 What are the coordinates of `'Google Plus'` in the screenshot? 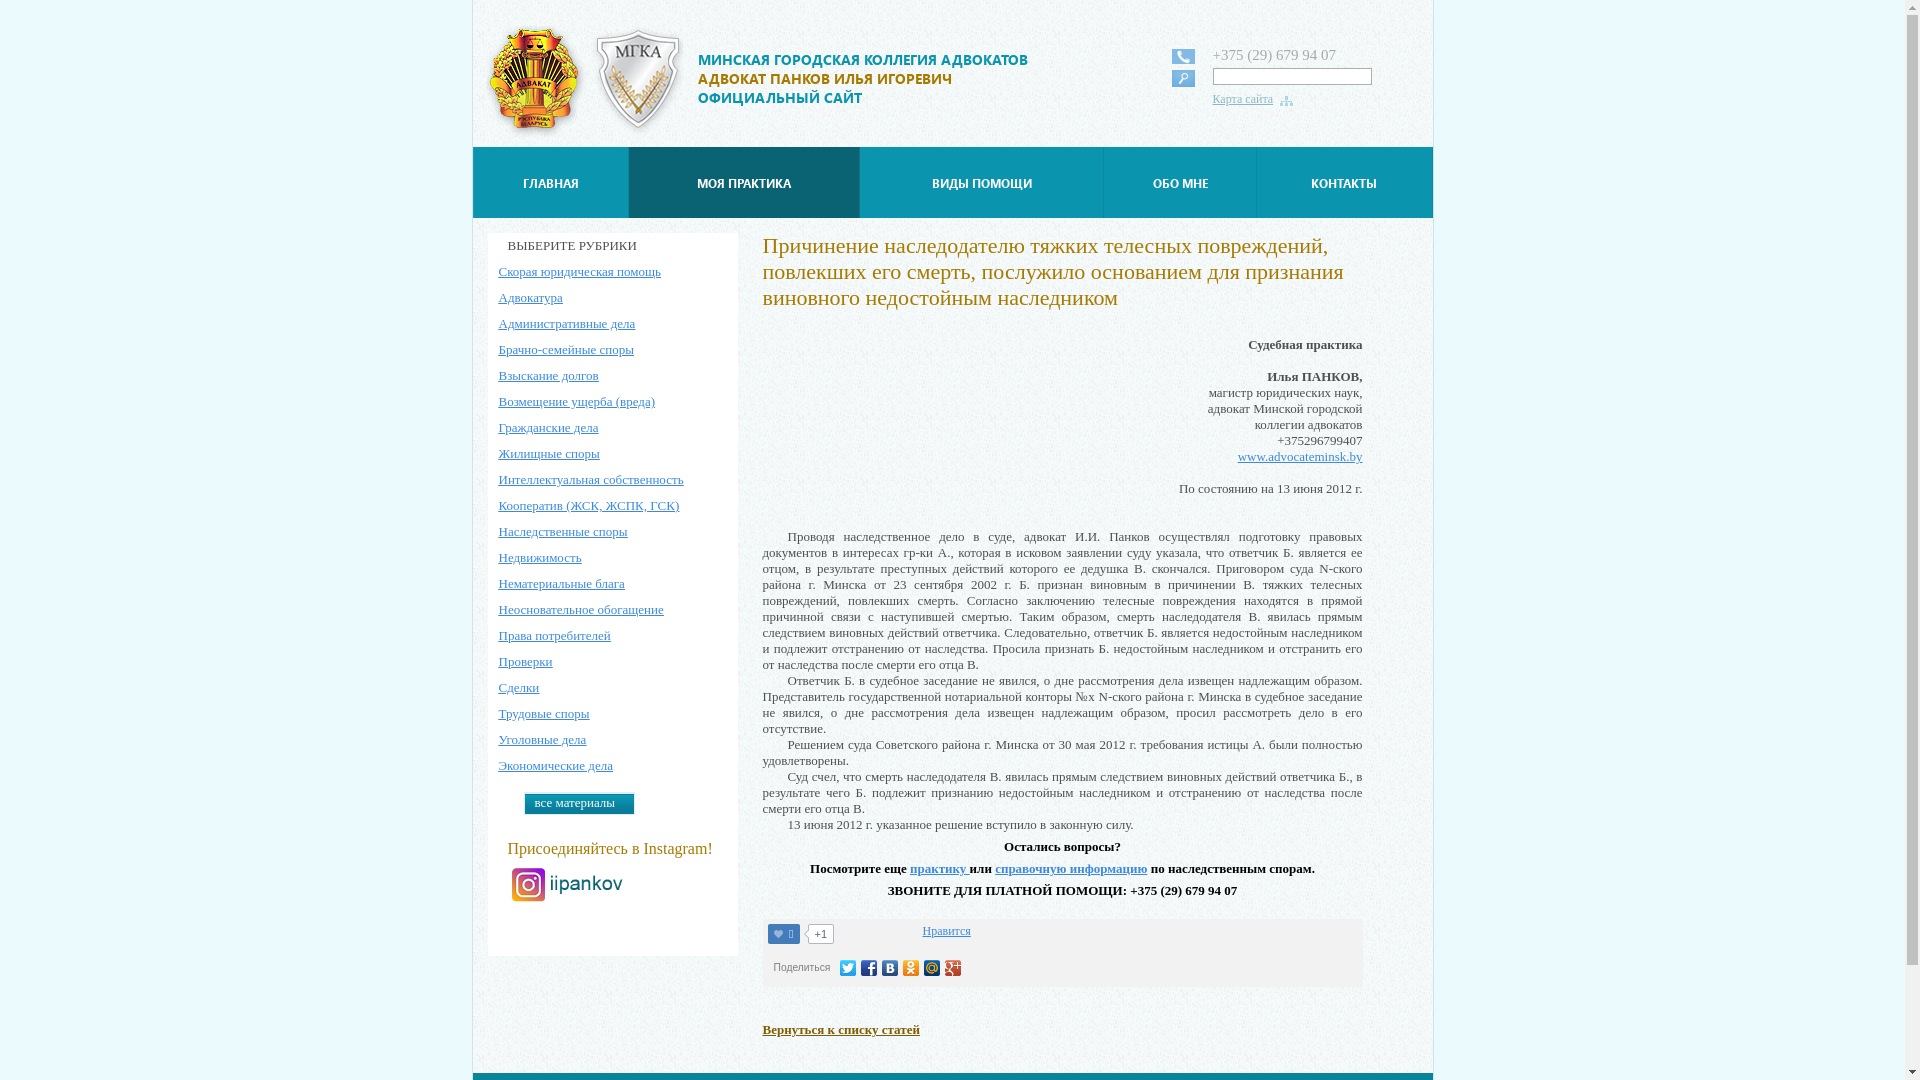 It's located at (952, 967).